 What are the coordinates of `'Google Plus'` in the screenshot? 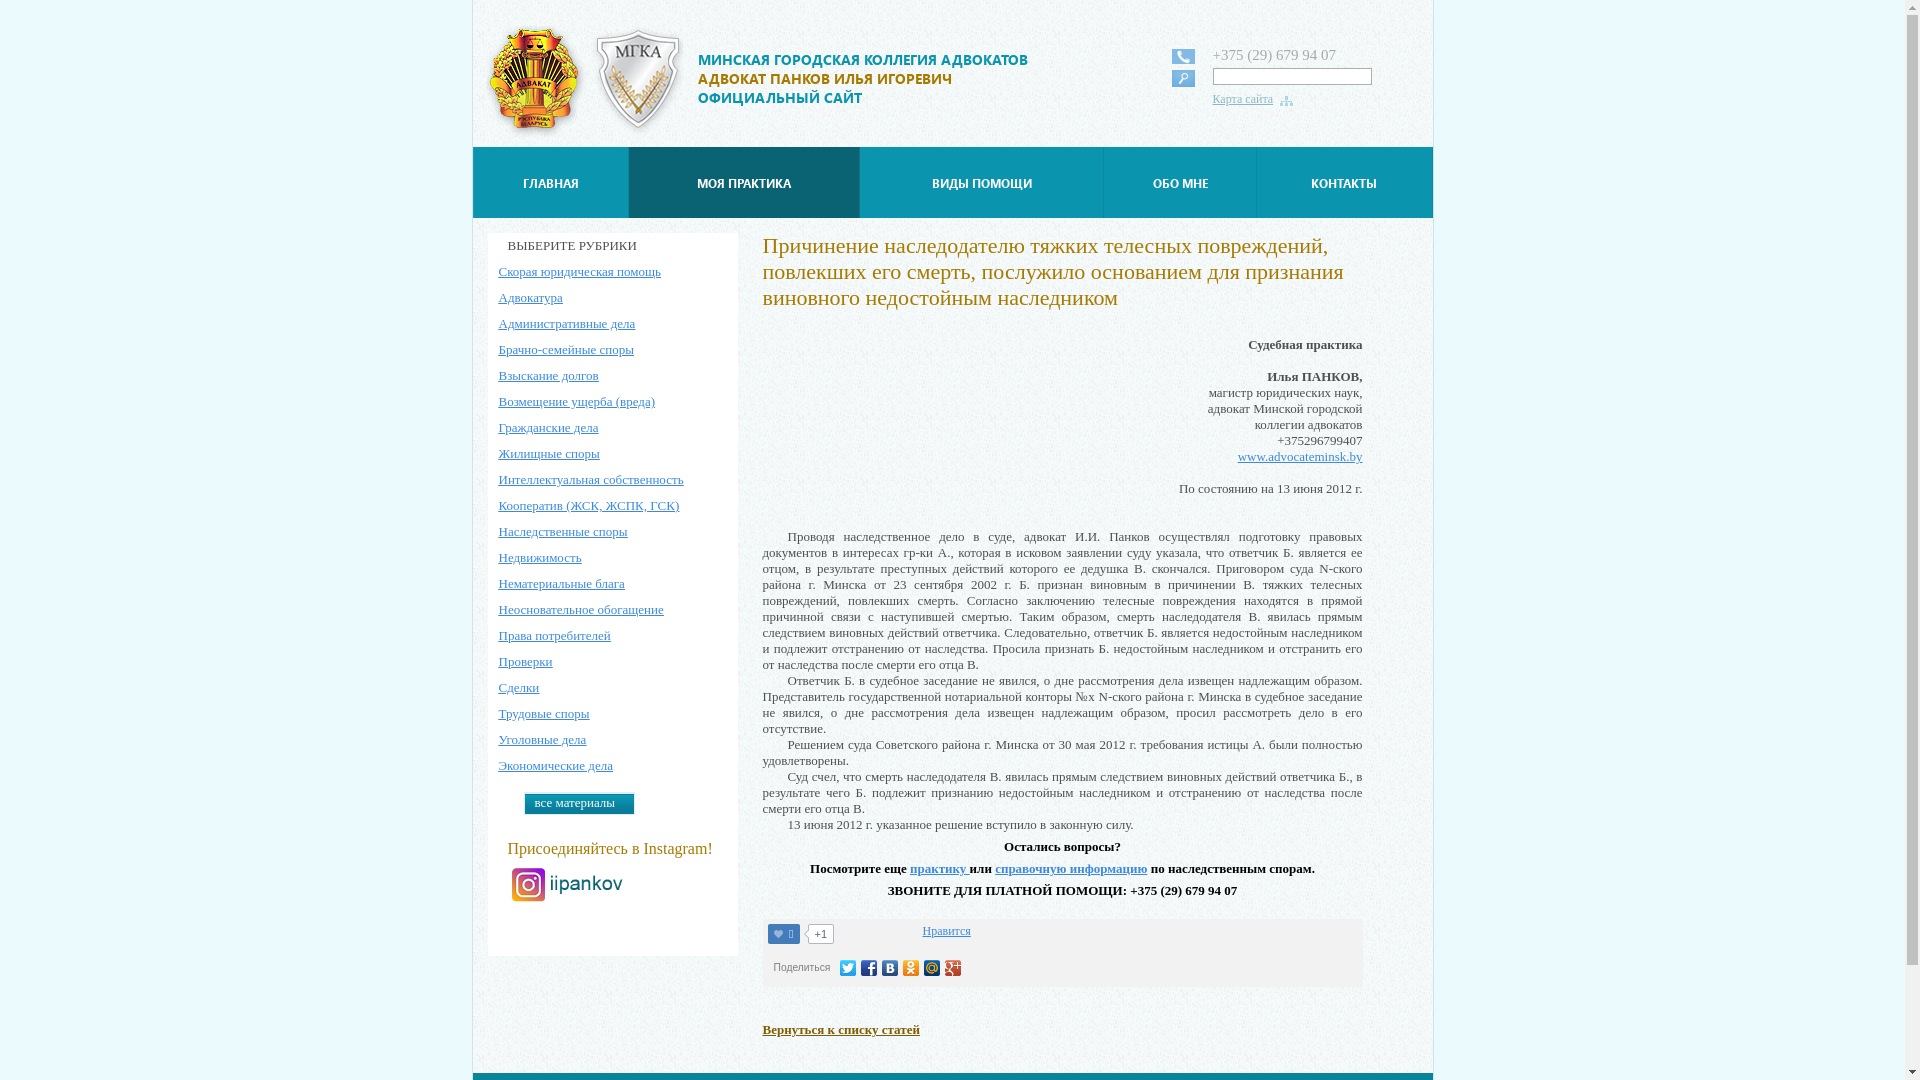 It's located at (952, 967).